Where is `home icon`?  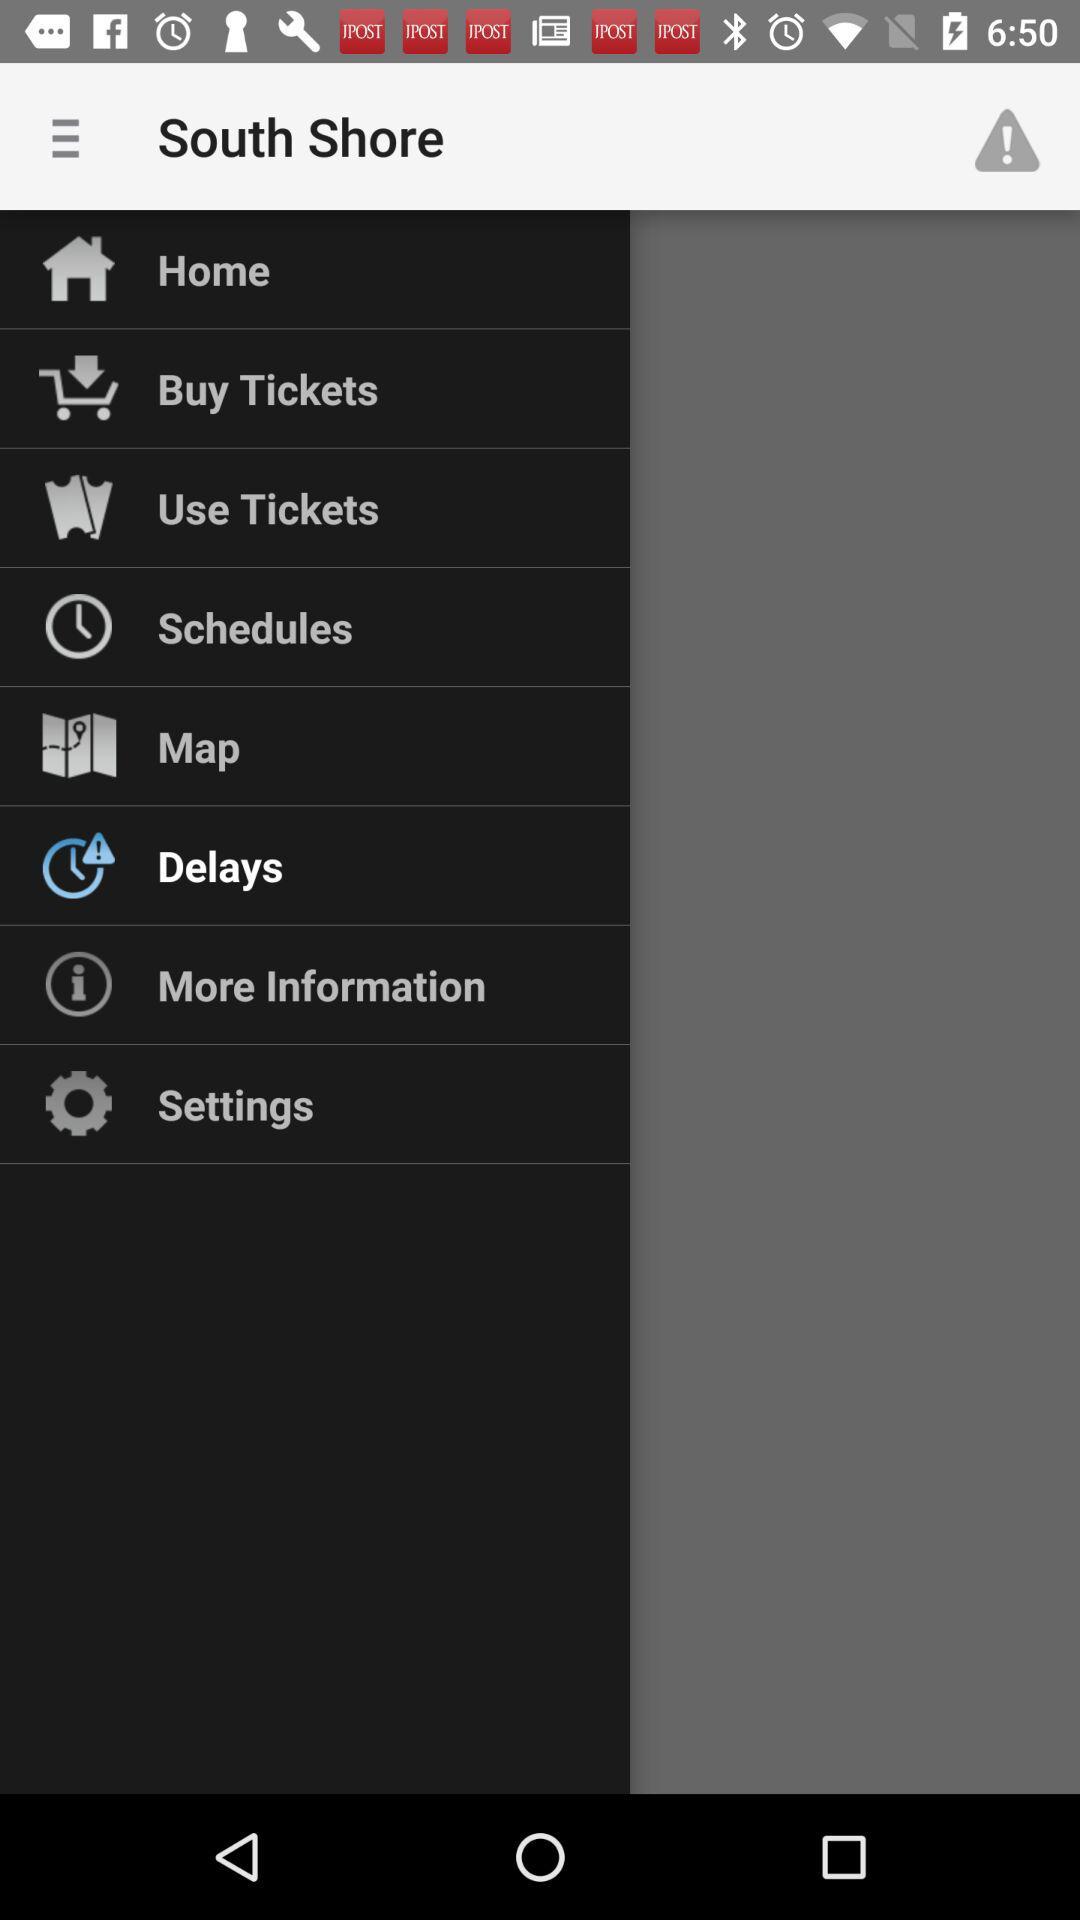 home icon is located at coordinates (213, 268).